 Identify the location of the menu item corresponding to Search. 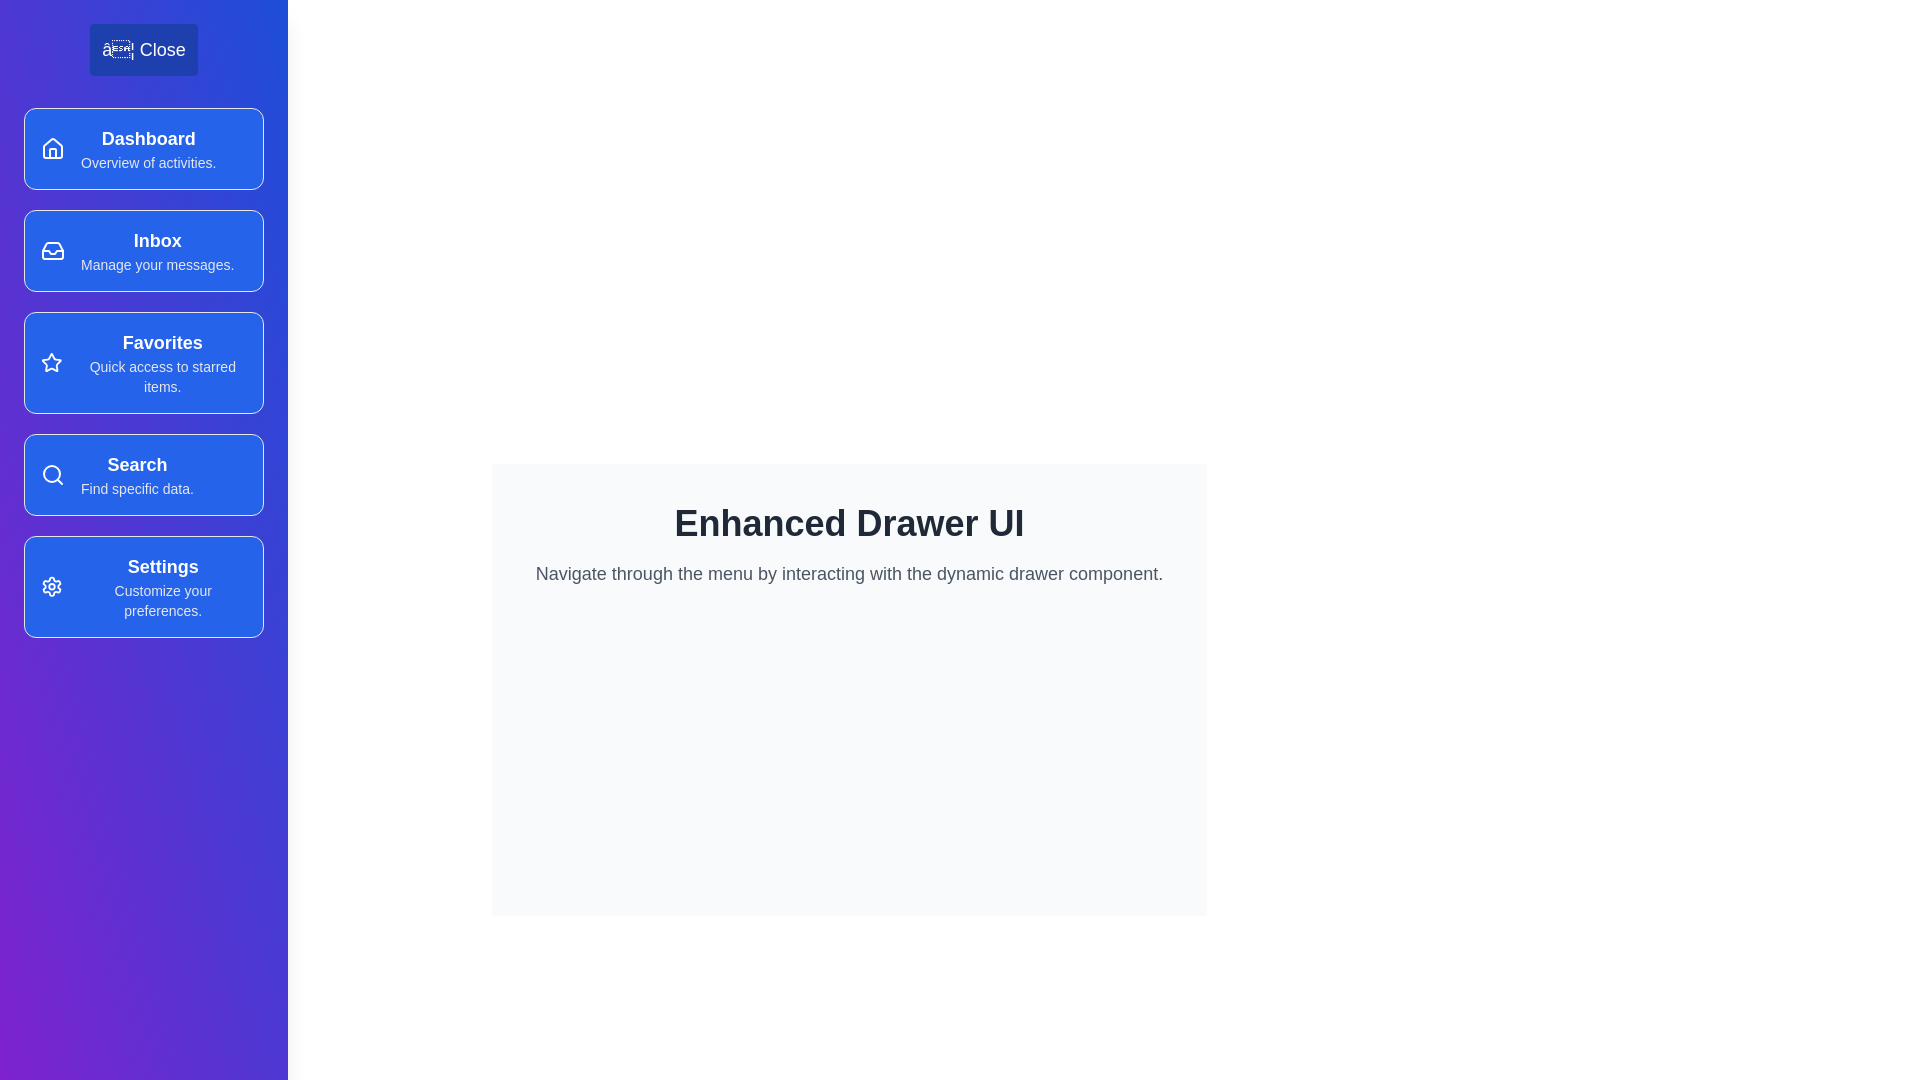
(143, 474).